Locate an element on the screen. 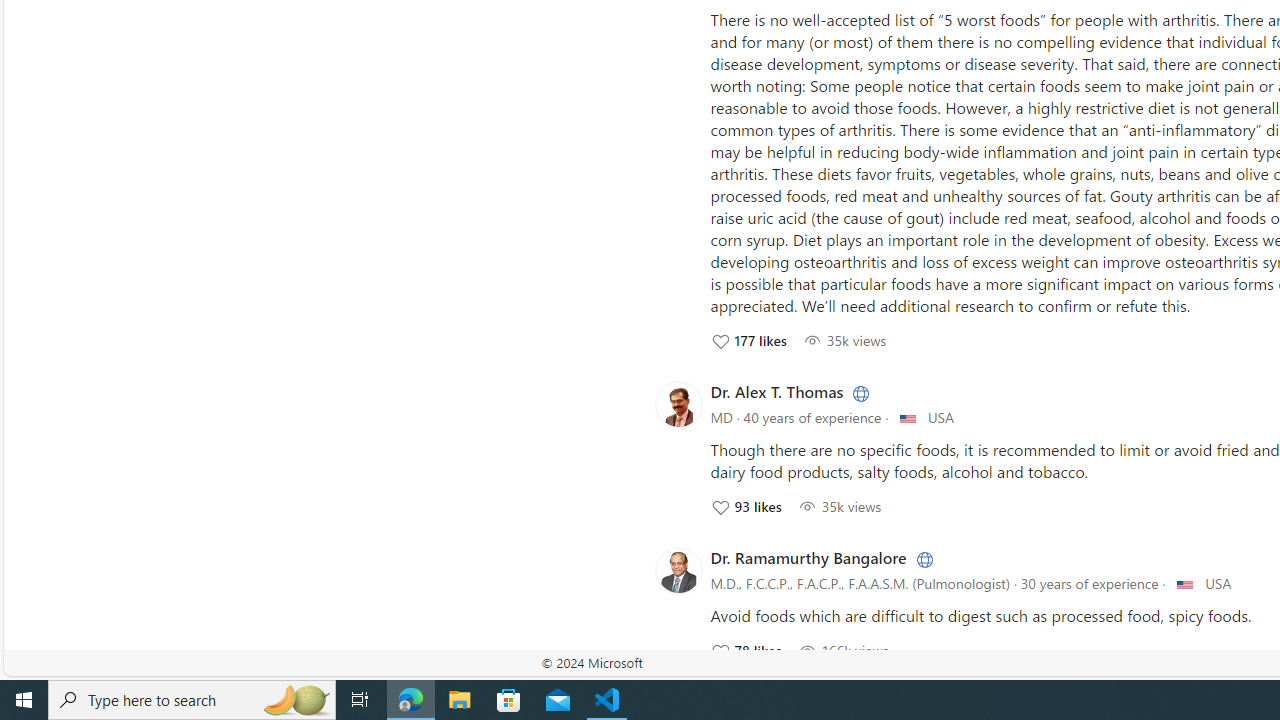 The height and width of the screenshot is (720, 1280). '93 Like; Click to Like' is located at coordinates (744, 505).